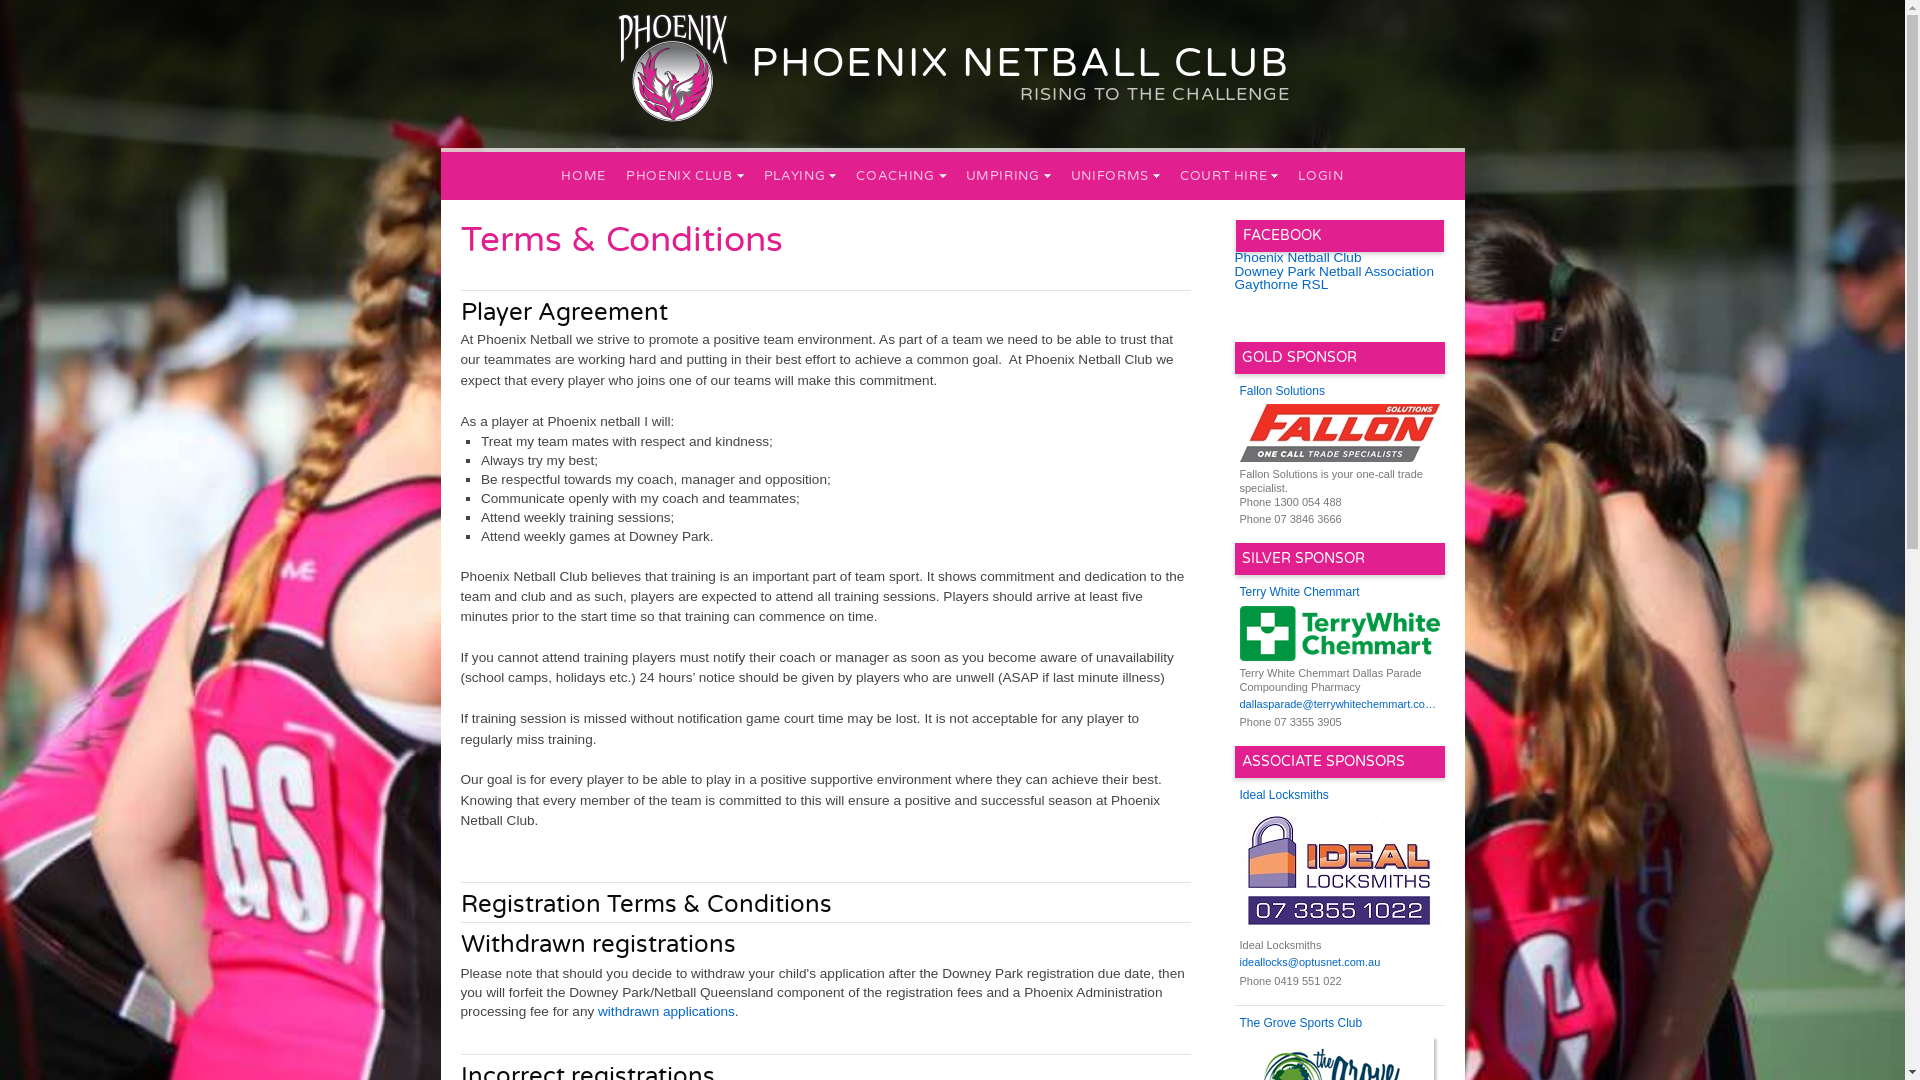 This screenshot has height=1080, width=1920. Describe the element at coordinates (1238, 794) in the screenshot. I see `'Ideal Locksmiths'` at that location.